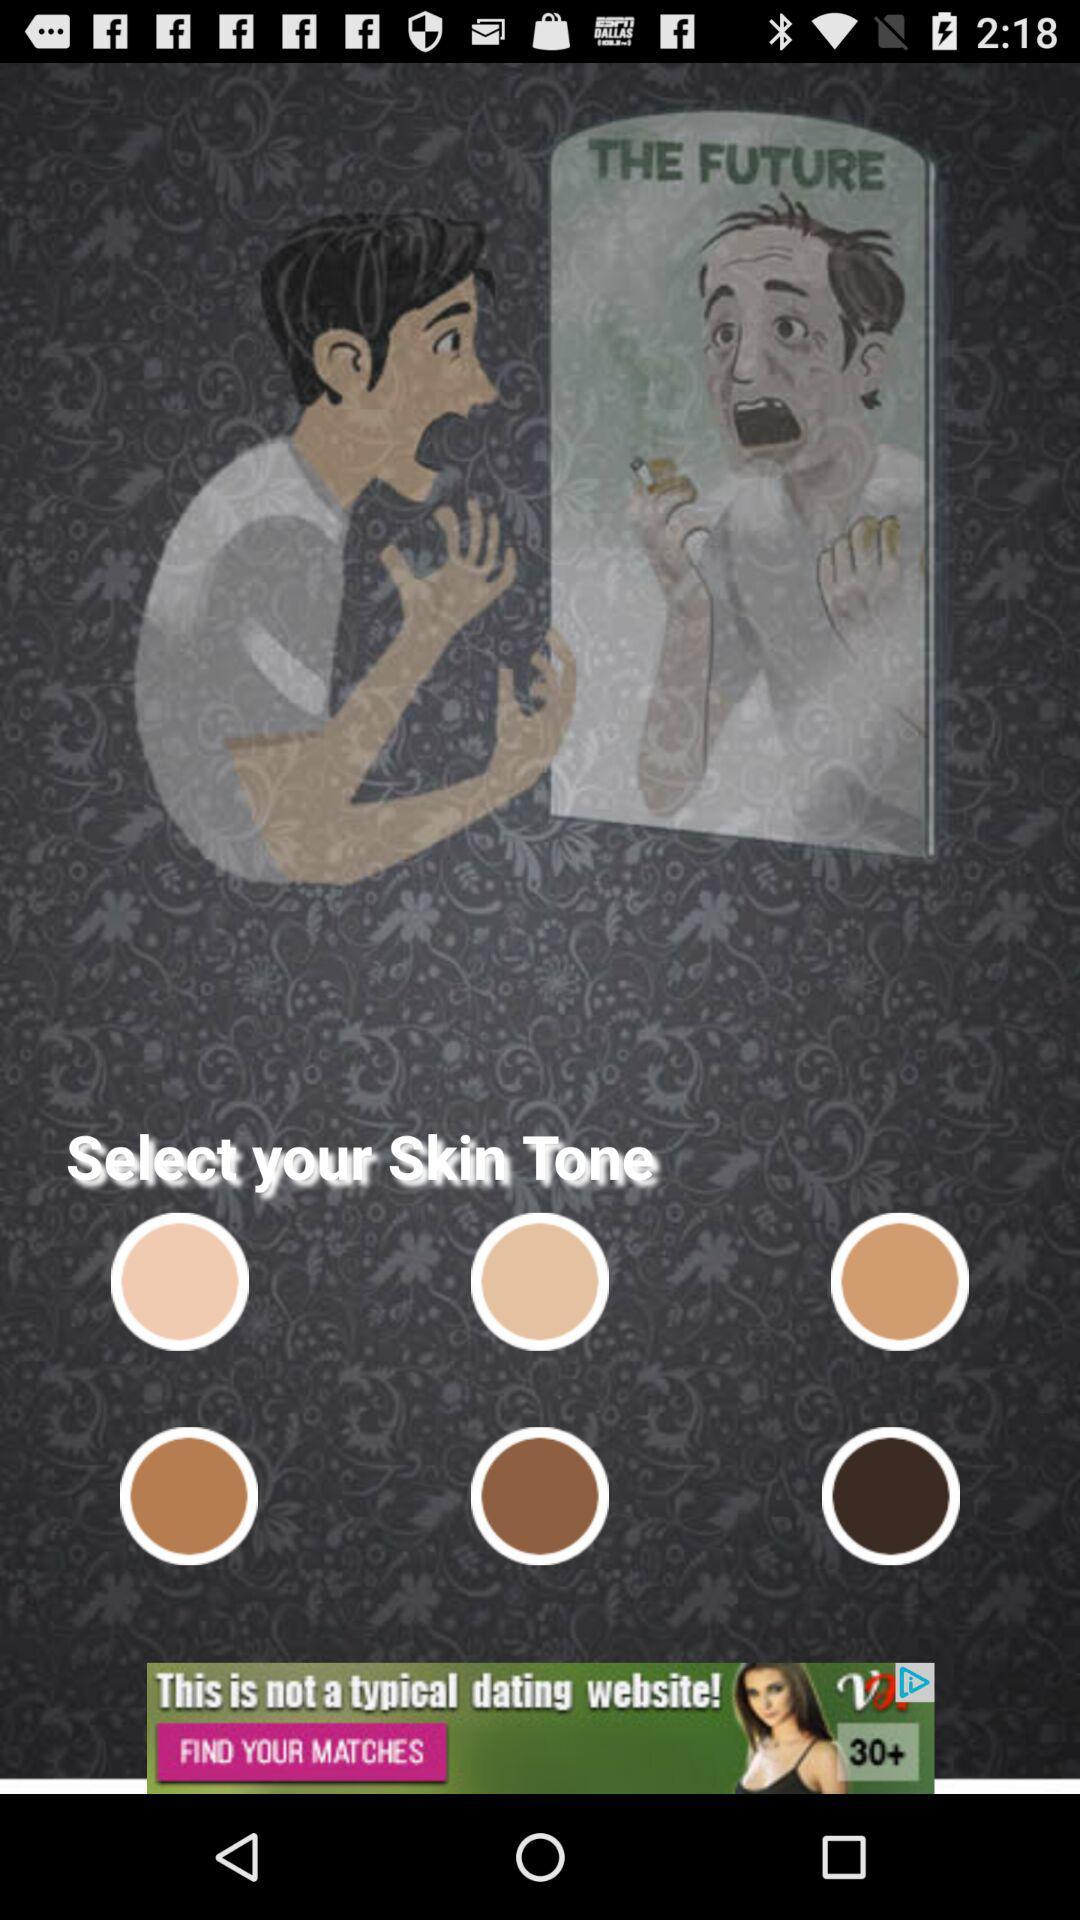 The height and width of the screenshot is (1920, 1080). I want to click on choose shade of color preferred, so click(189, 1496).